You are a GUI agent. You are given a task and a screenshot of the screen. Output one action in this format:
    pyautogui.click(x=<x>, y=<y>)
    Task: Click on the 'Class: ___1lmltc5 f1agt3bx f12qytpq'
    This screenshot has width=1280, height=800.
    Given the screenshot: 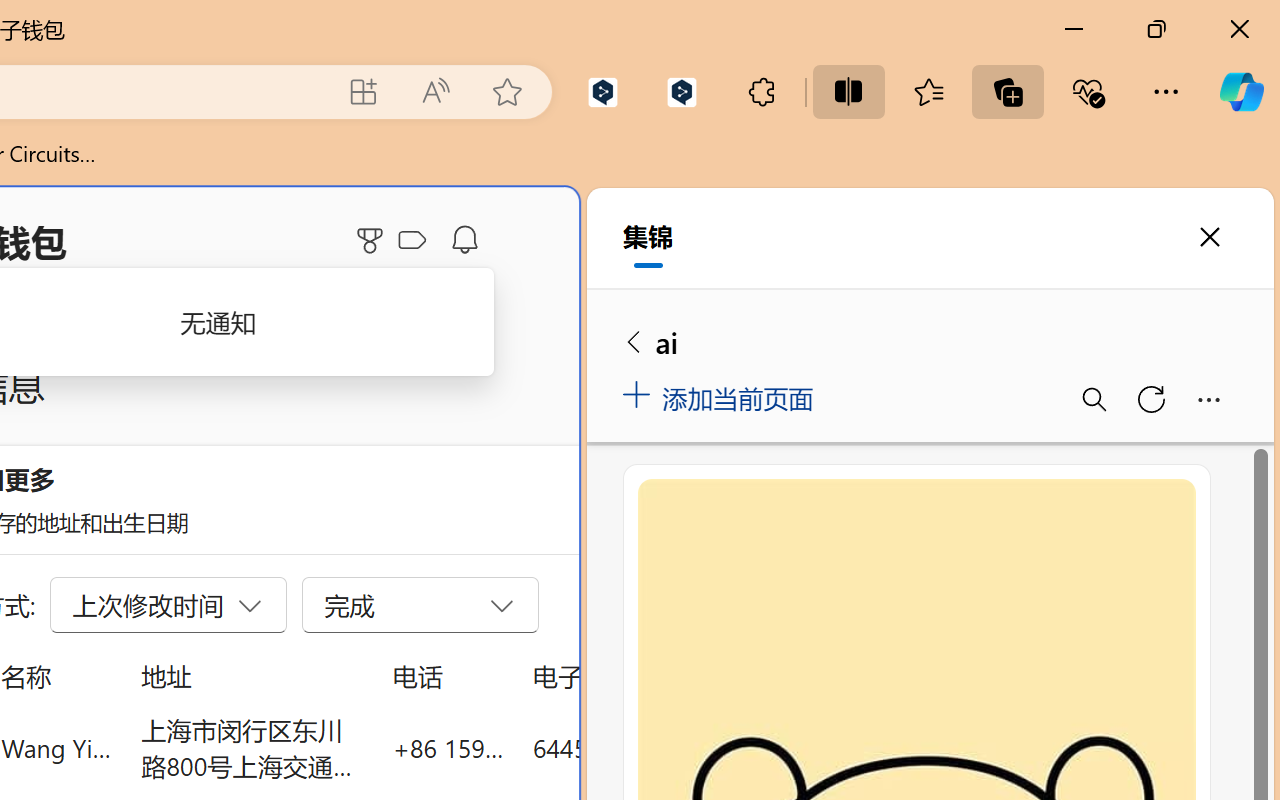 What is the action you would take?
    pyautogui.click(x=411, y=240)
    